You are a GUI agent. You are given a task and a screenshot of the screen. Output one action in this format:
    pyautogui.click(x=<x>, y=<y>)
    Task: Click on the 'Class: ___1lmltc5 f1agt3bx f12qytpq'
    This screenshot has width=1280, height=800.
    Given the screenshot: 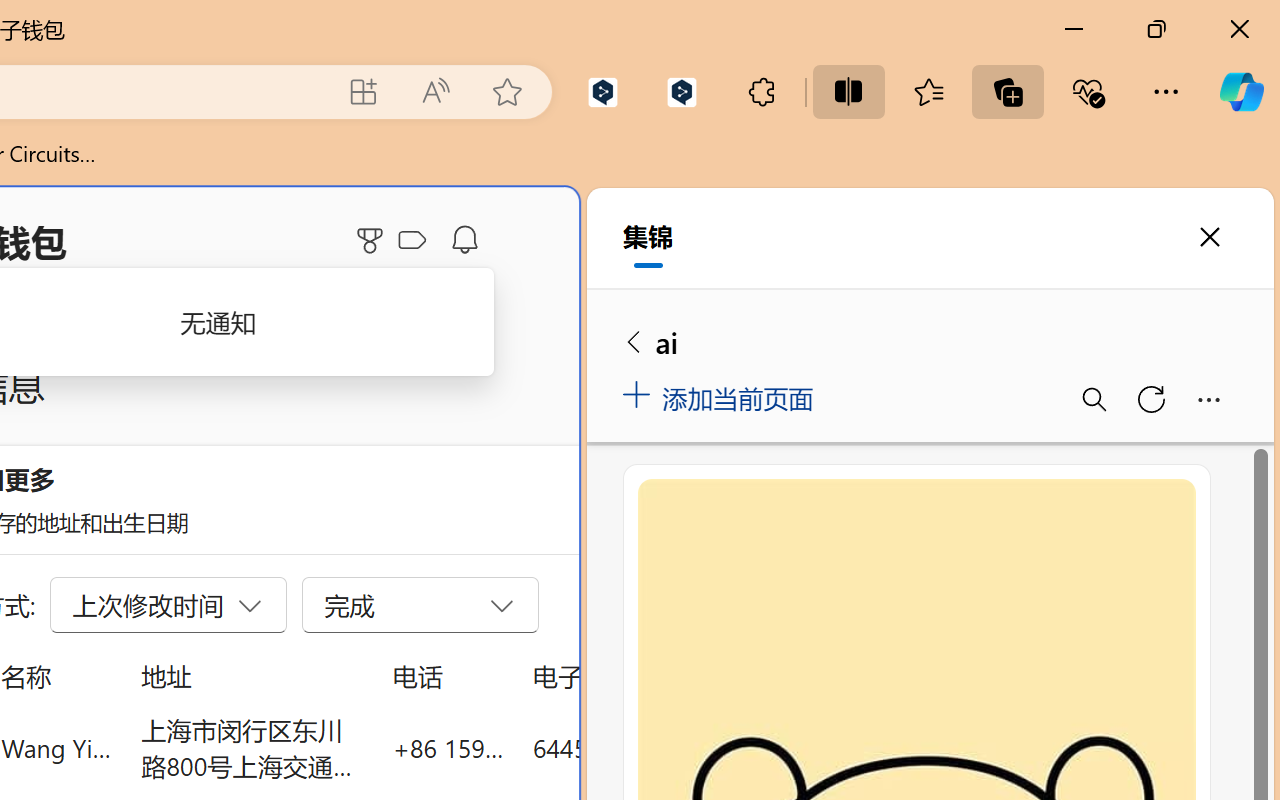 What is the action you would take?
    pyautogui.click(x=411, y=240)
    